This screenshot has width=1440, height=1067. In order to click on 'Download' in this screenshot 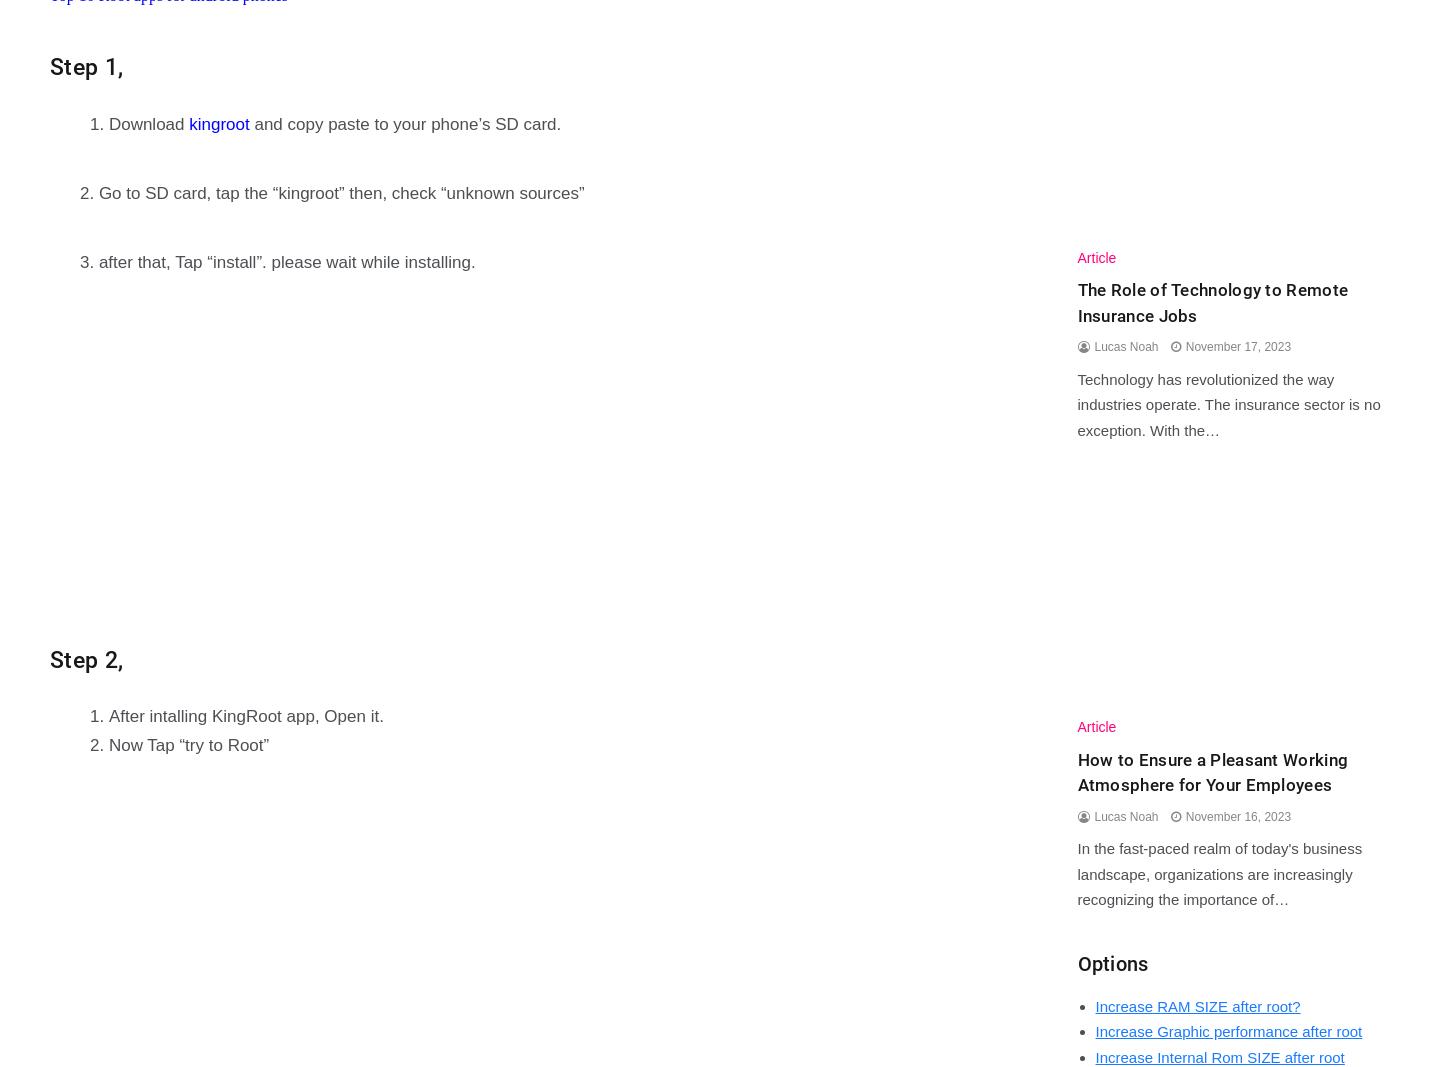, I will do `click(147, 122)`.